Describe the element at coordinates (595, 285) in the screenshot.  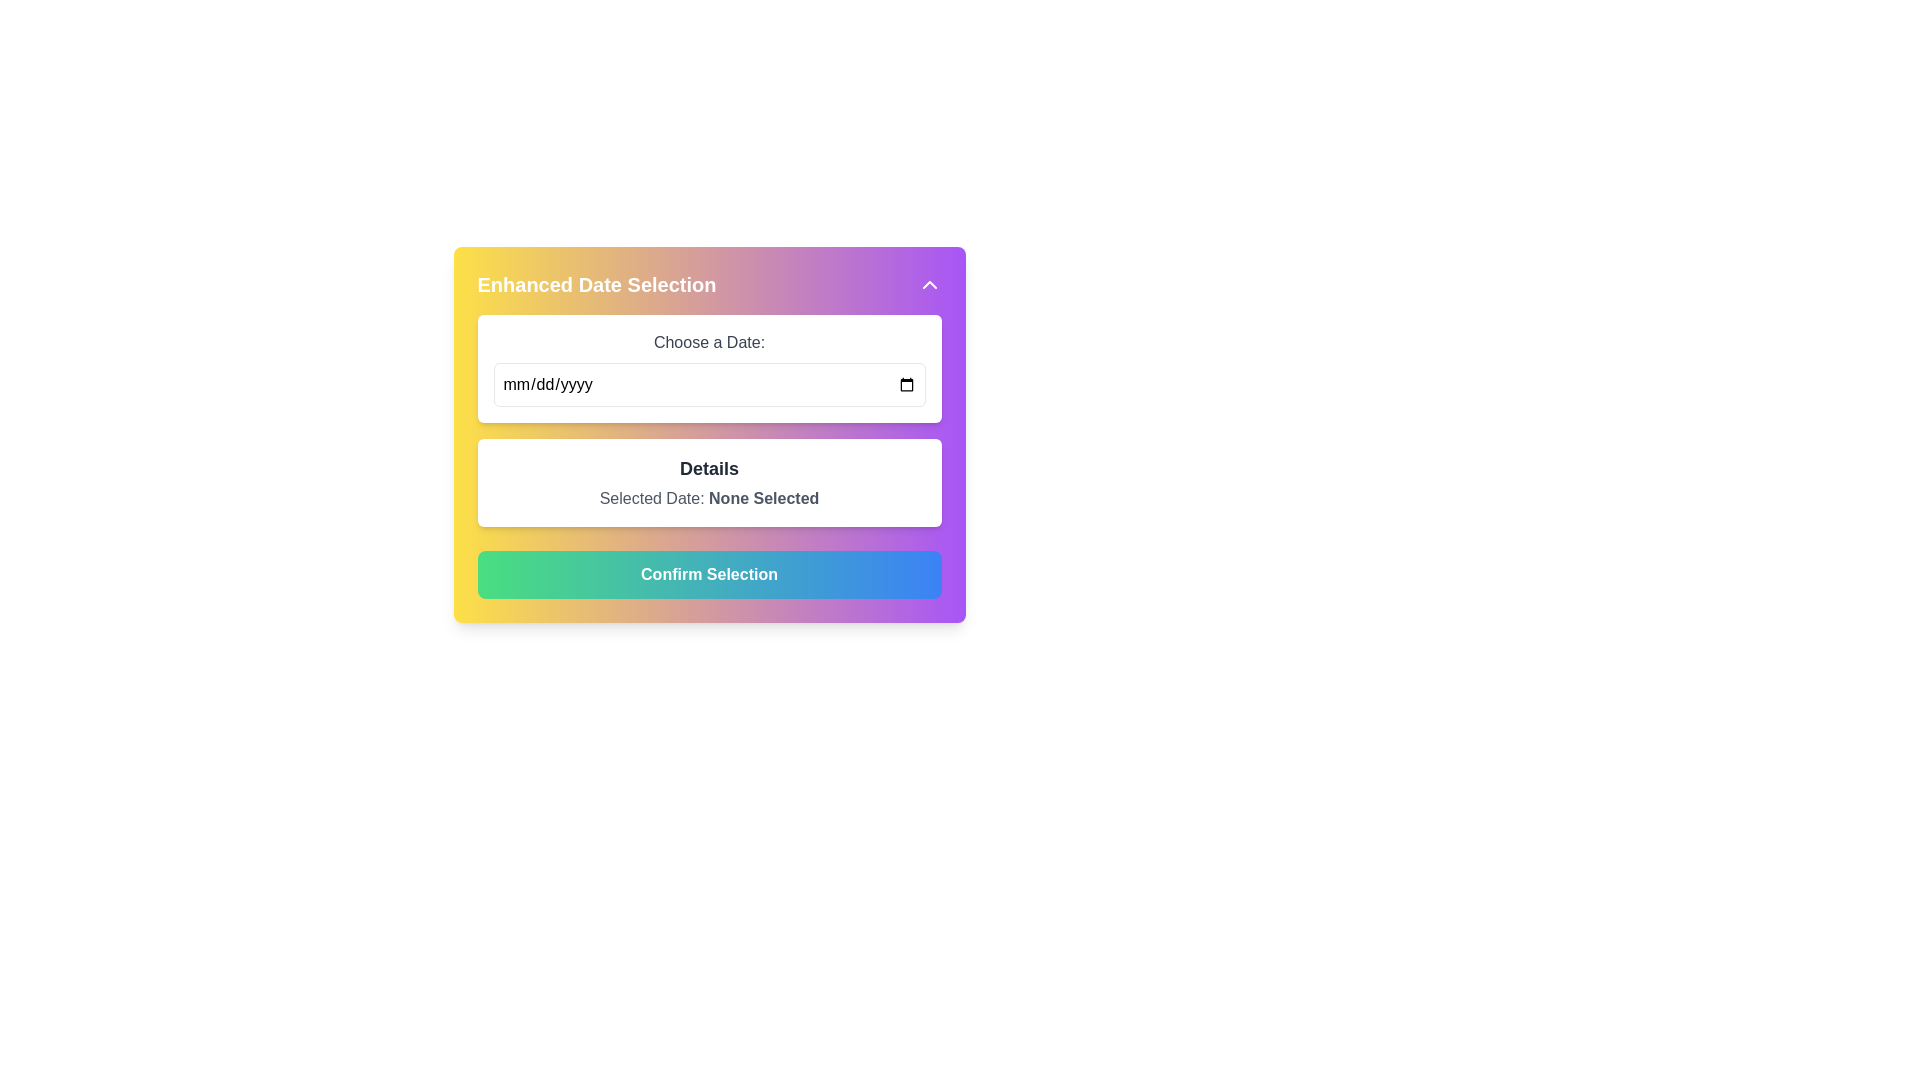
I see `the static text label that reads 'Enhanced Date Selection', which is bold, white, and positioned on a gradient background` at that location.